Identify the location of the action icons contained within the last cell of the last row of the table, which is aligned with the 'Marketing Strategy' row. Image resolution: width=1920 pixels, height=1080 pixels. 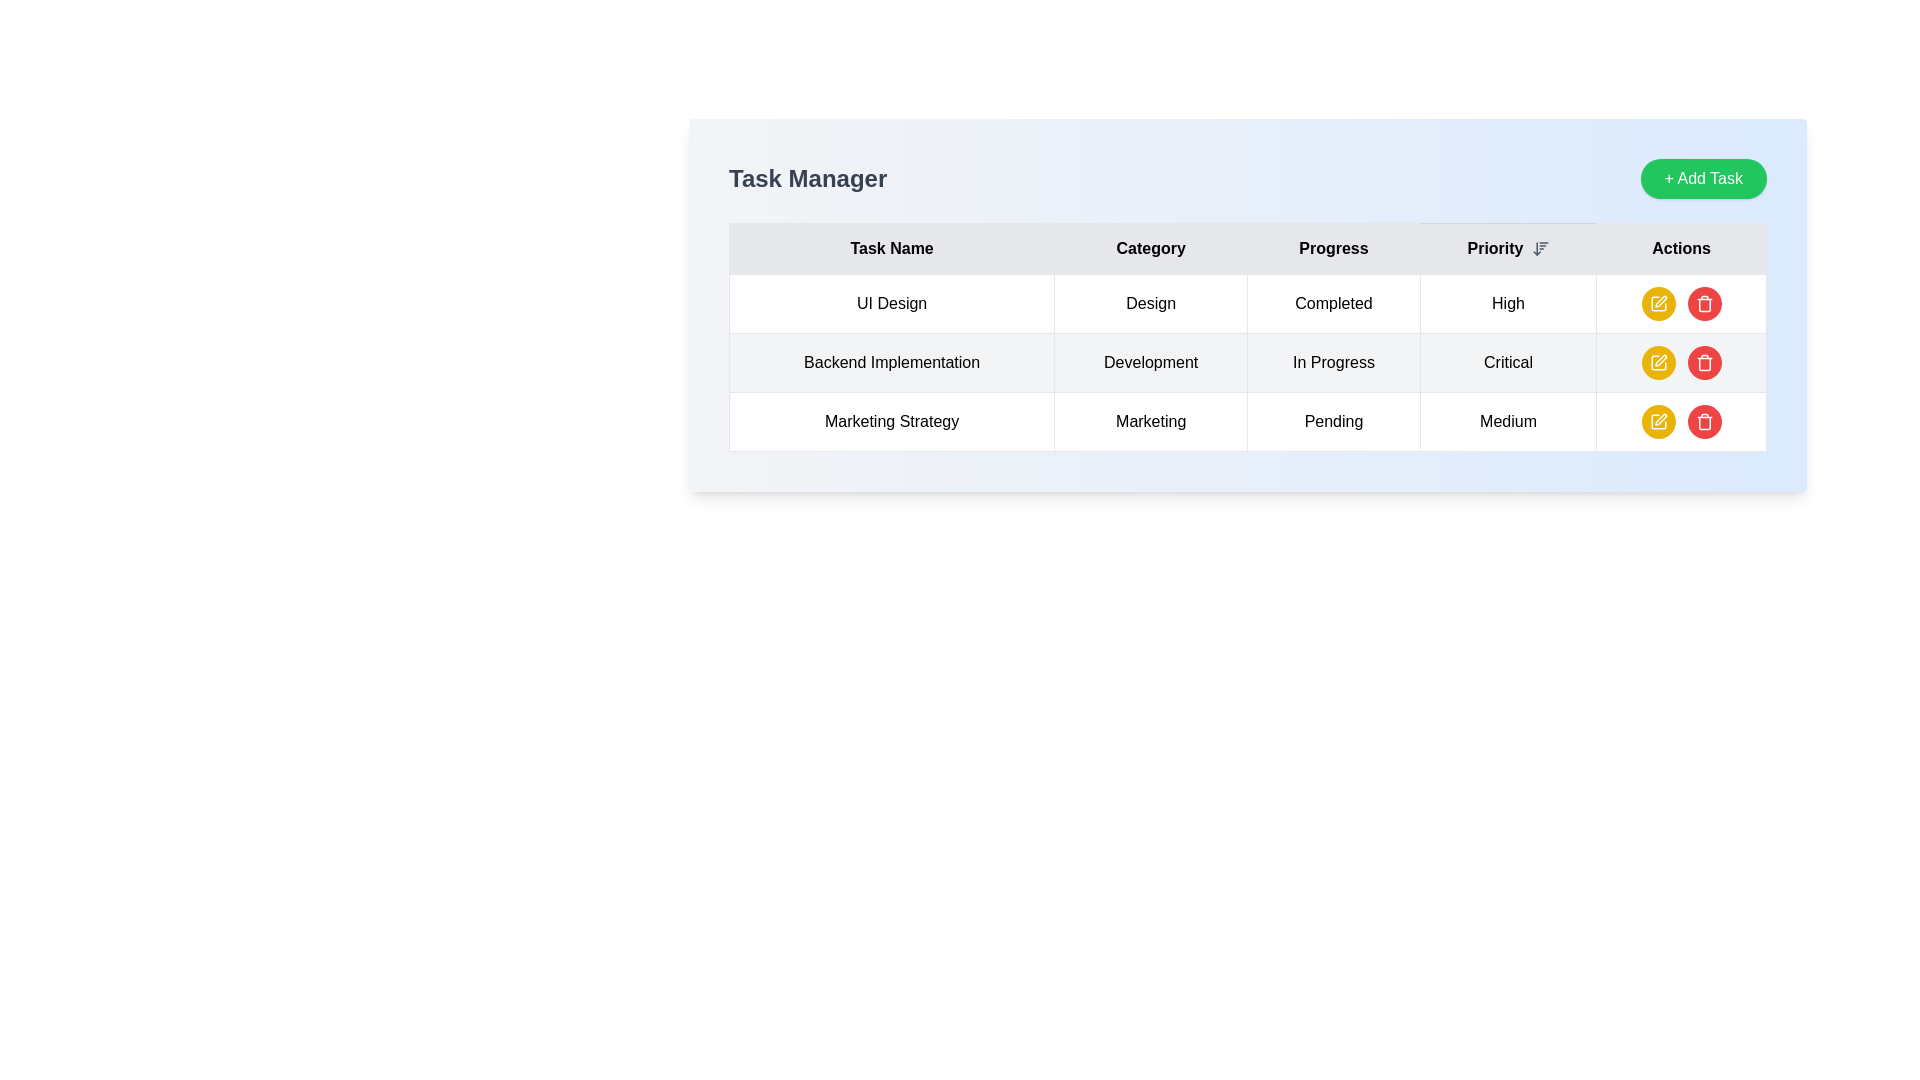
(1680, 420).